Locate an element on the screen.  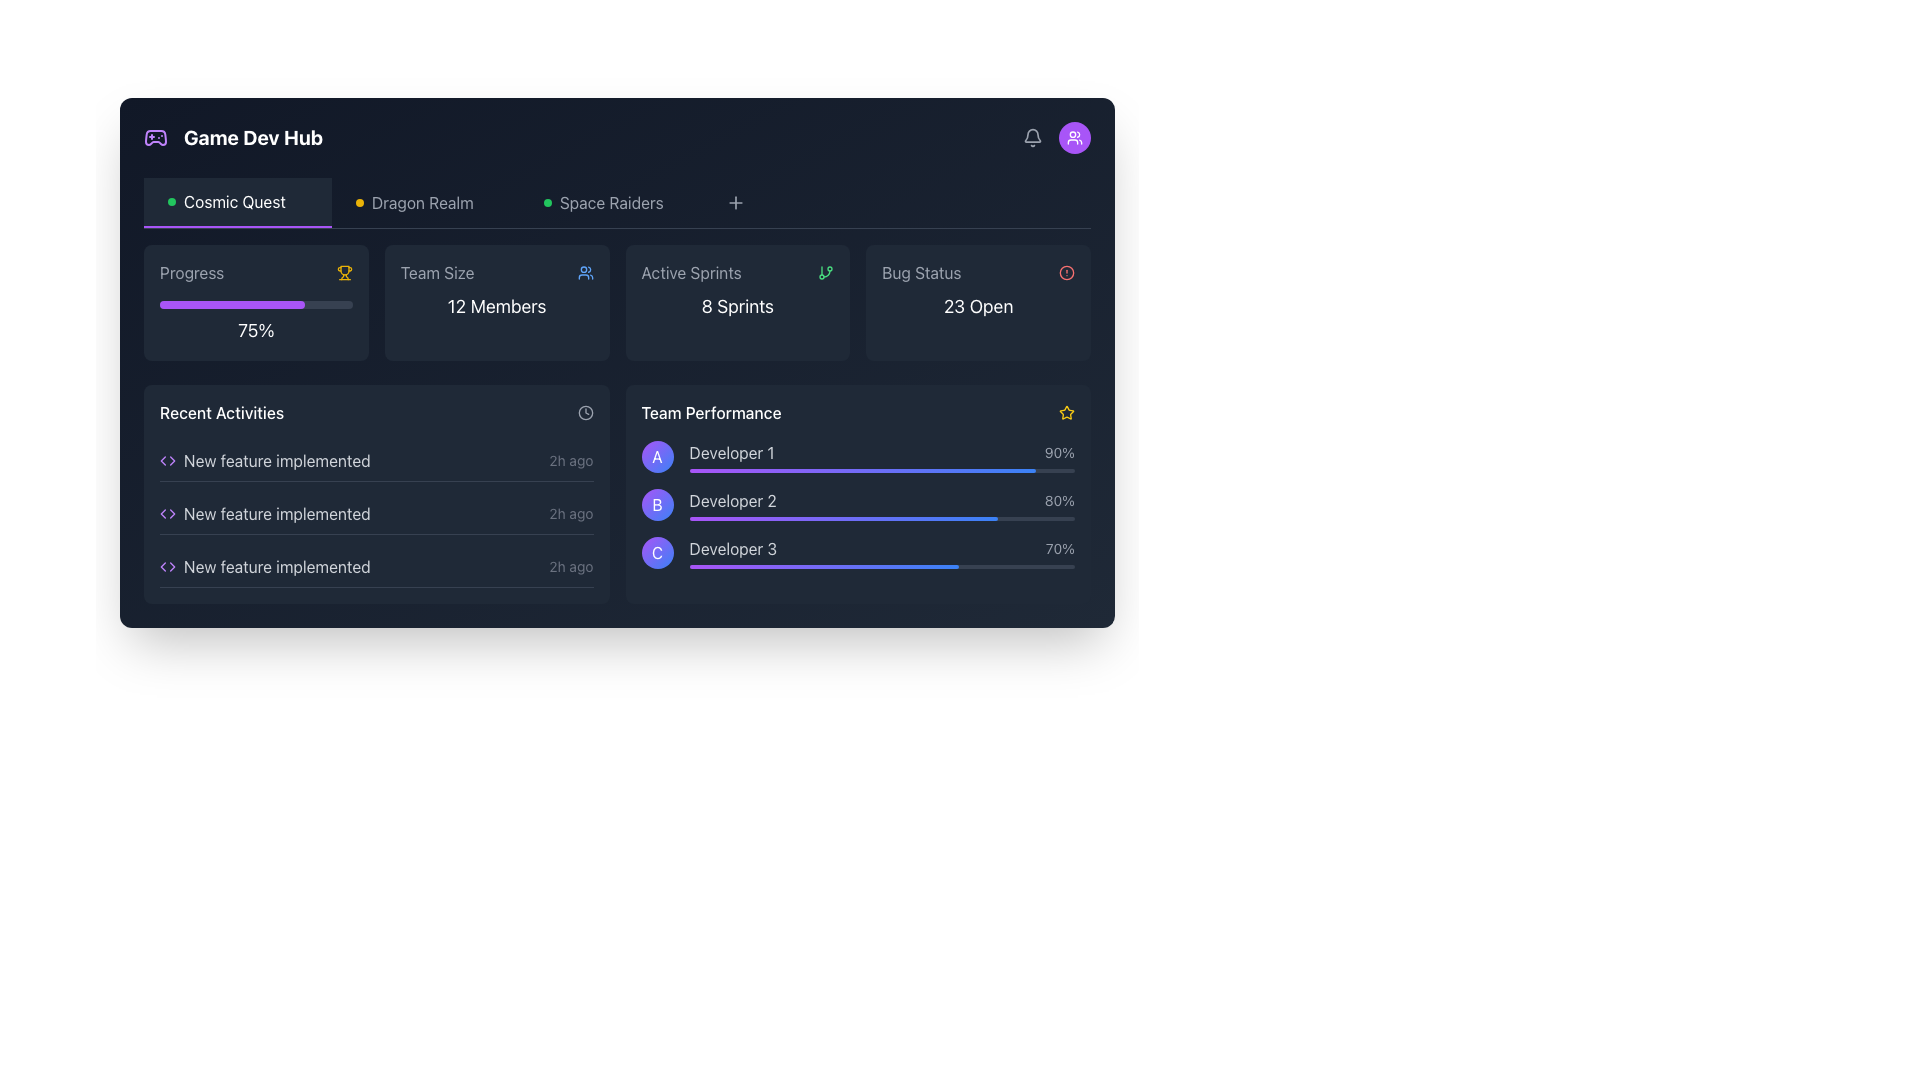
the 'Dragon Realm' navigation text label is located at coordinates (424, 203).